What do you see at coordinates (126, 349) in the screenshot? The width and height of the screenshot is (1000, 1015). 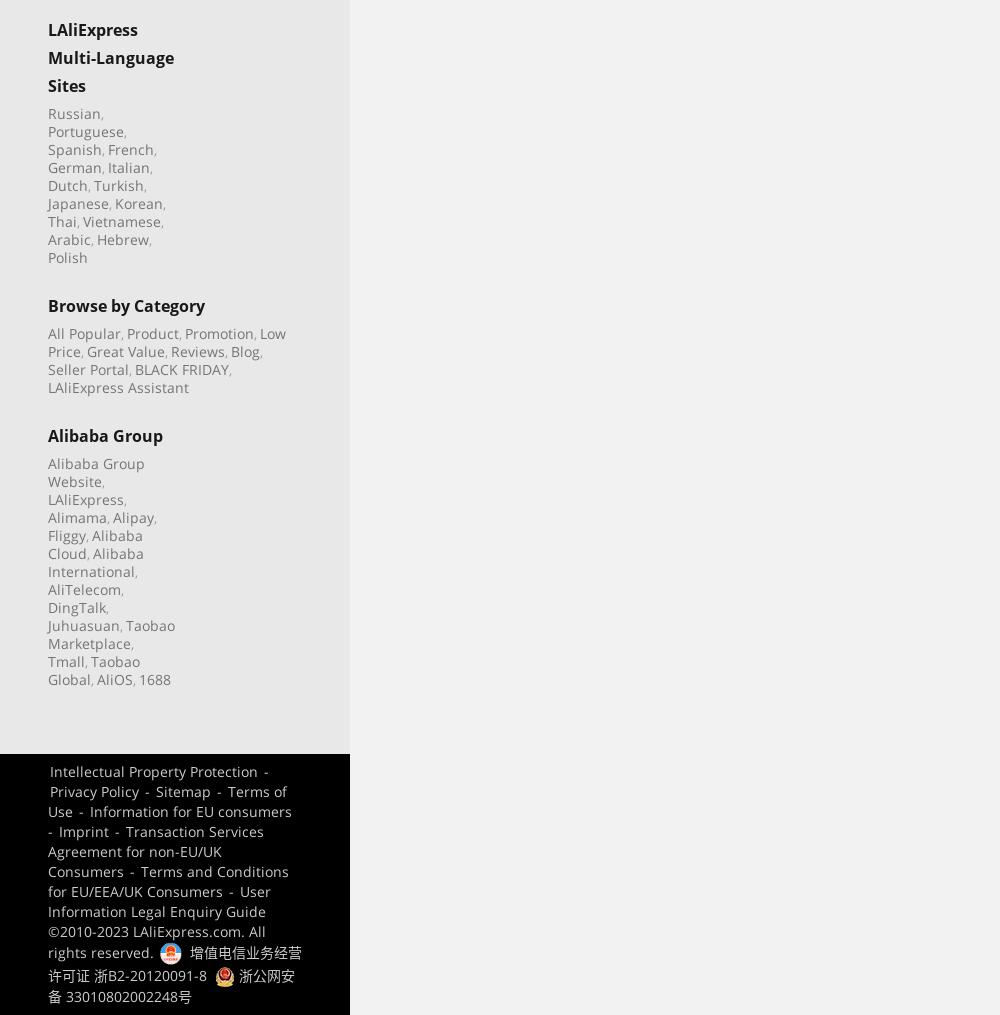 I see `'Great Value'` at bounding box center [126, 349].